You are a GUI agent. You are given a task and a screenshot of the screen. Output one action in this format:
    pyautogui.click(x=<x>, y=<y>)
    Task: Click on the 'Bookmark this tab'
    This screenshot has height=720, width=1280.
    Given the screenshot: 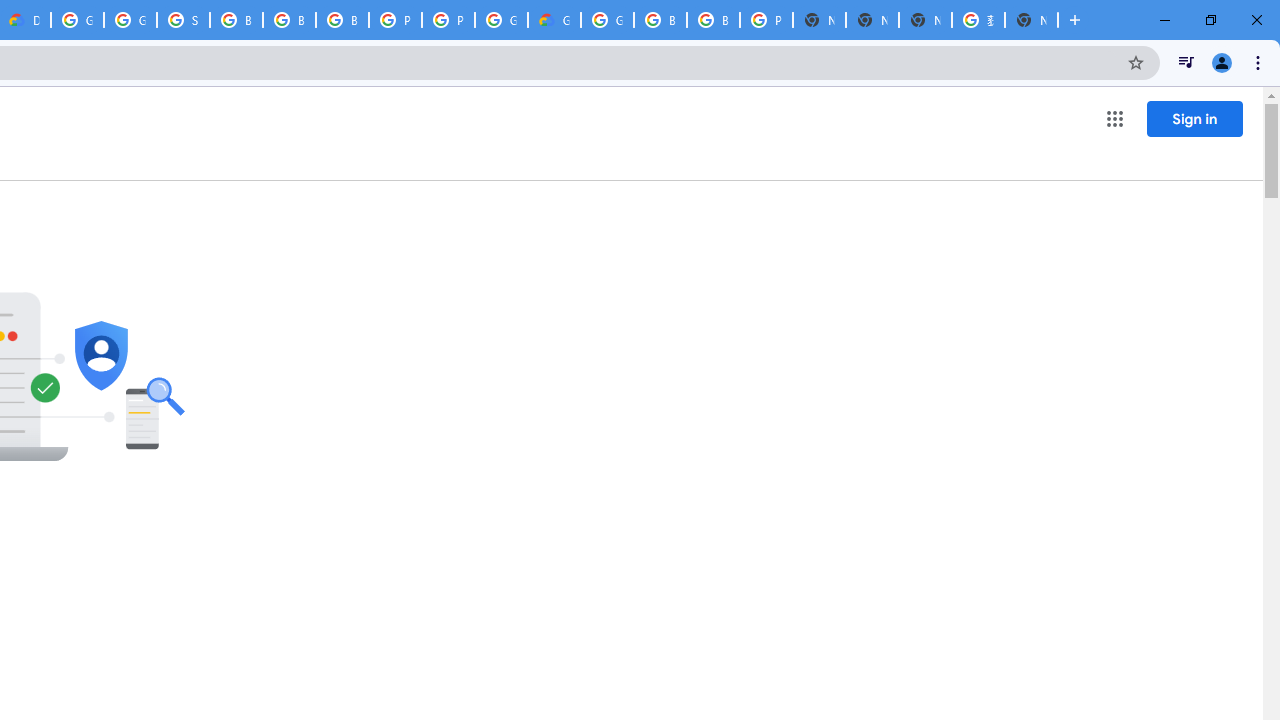 What is the action you would take?
    pyautogui.click(x=1136, y=61)
    